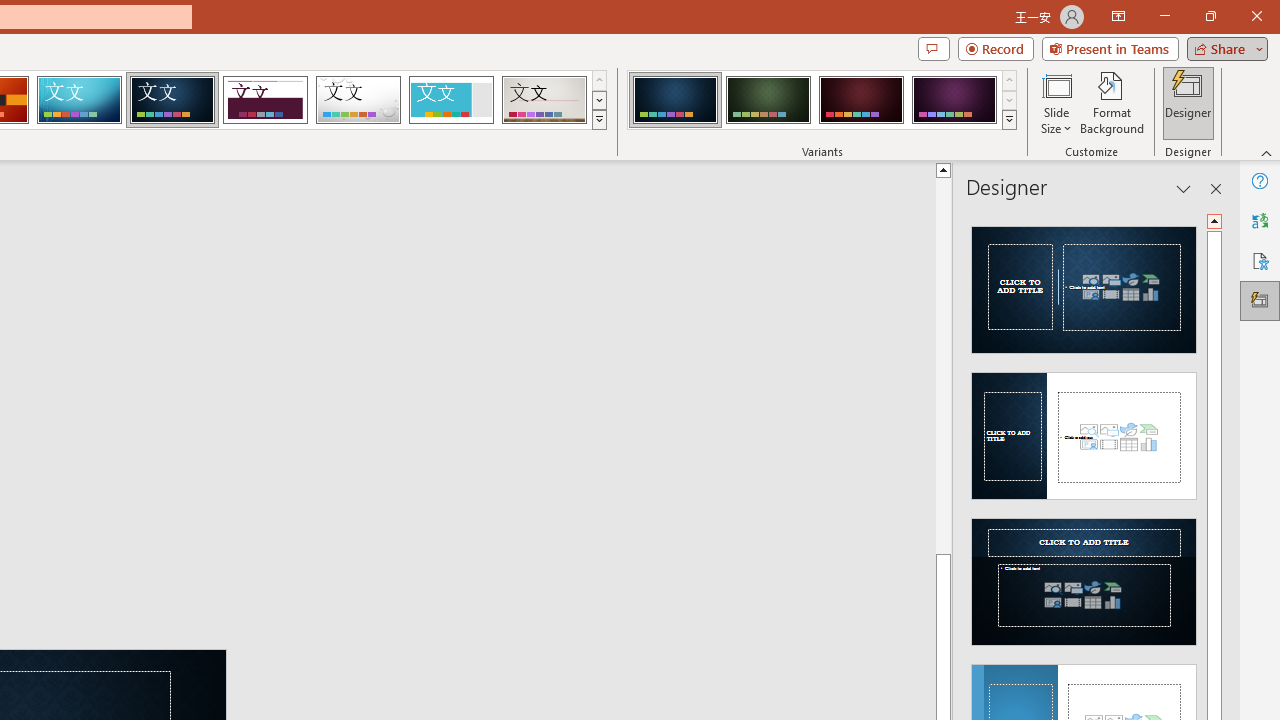 Image resolution: width=1280 pixels, height=720 pixels. What do you see at coordinates (823, 100) in the screenshot?
I see `'AutomationID: ThemeVariantsGallery'` at bounding box center [823, 100].